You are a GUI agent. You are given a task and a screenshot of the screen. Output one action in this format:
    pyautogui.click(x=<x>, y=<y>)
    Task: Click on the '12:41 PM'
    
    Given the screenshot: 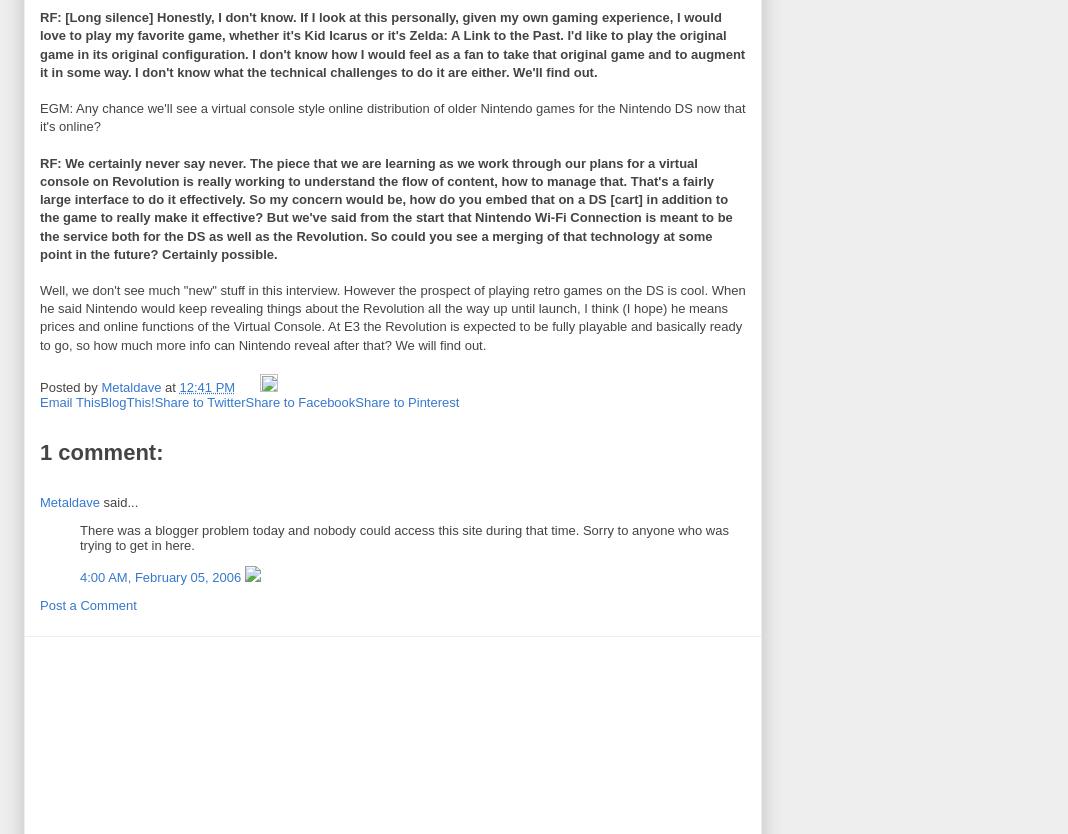 What is the action you would take?
    pyautogui.click(x=206, y=386)
    